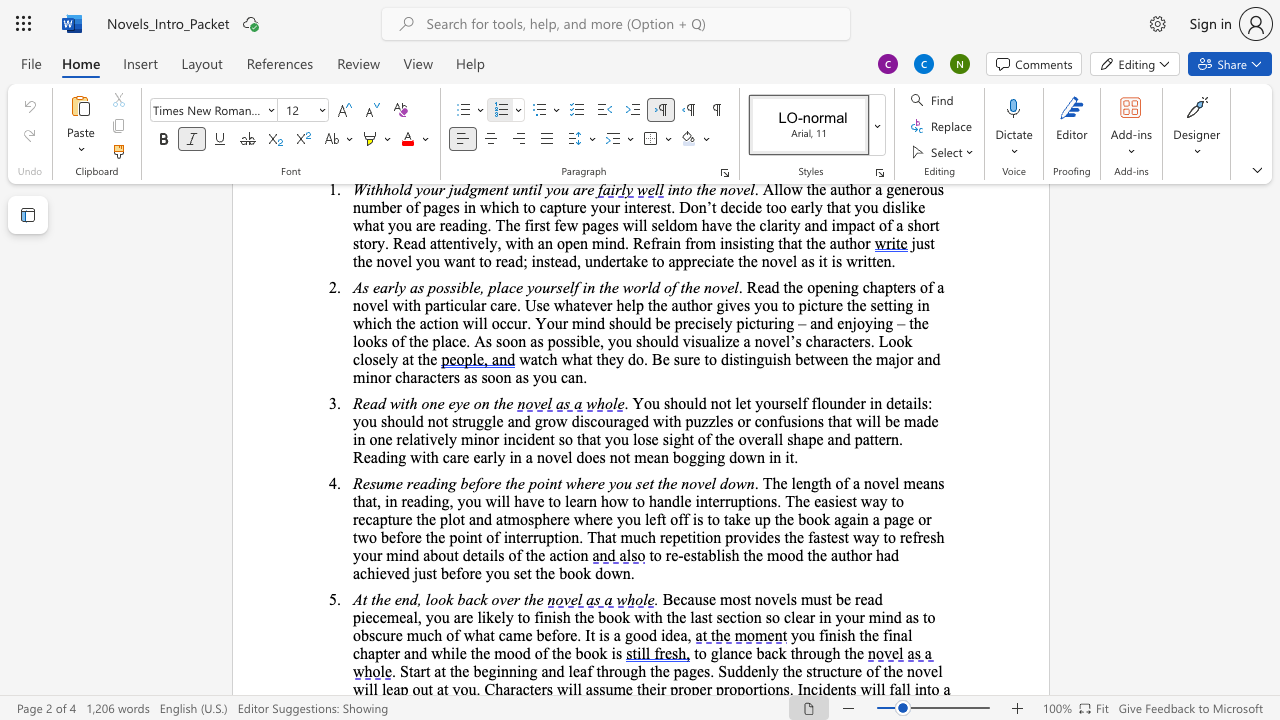  What do you see at coordinates (627, 635) in the screenshot?
I see `the 1th character "g" in the text` at bounding box center [627, 635].